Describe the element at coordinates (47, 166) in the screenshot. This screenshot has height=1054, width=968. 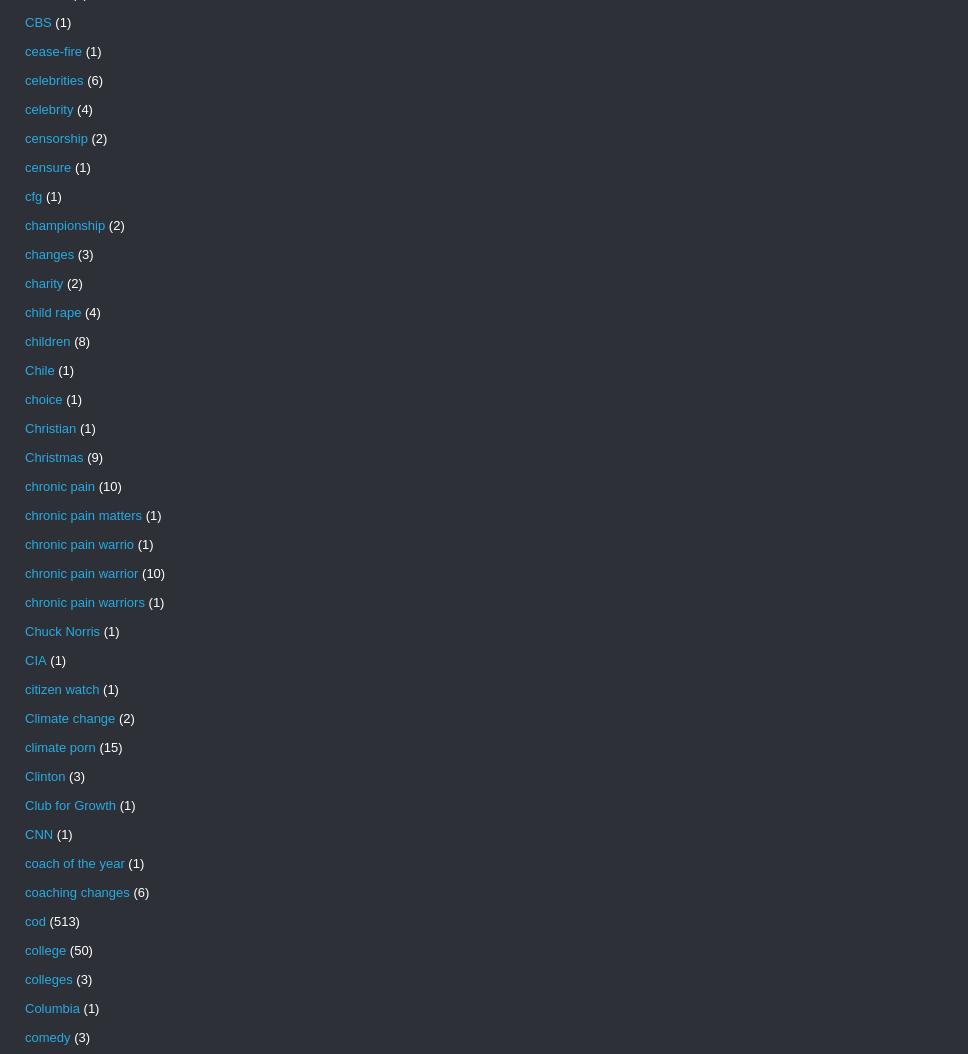
I see `'censure'` at that location.